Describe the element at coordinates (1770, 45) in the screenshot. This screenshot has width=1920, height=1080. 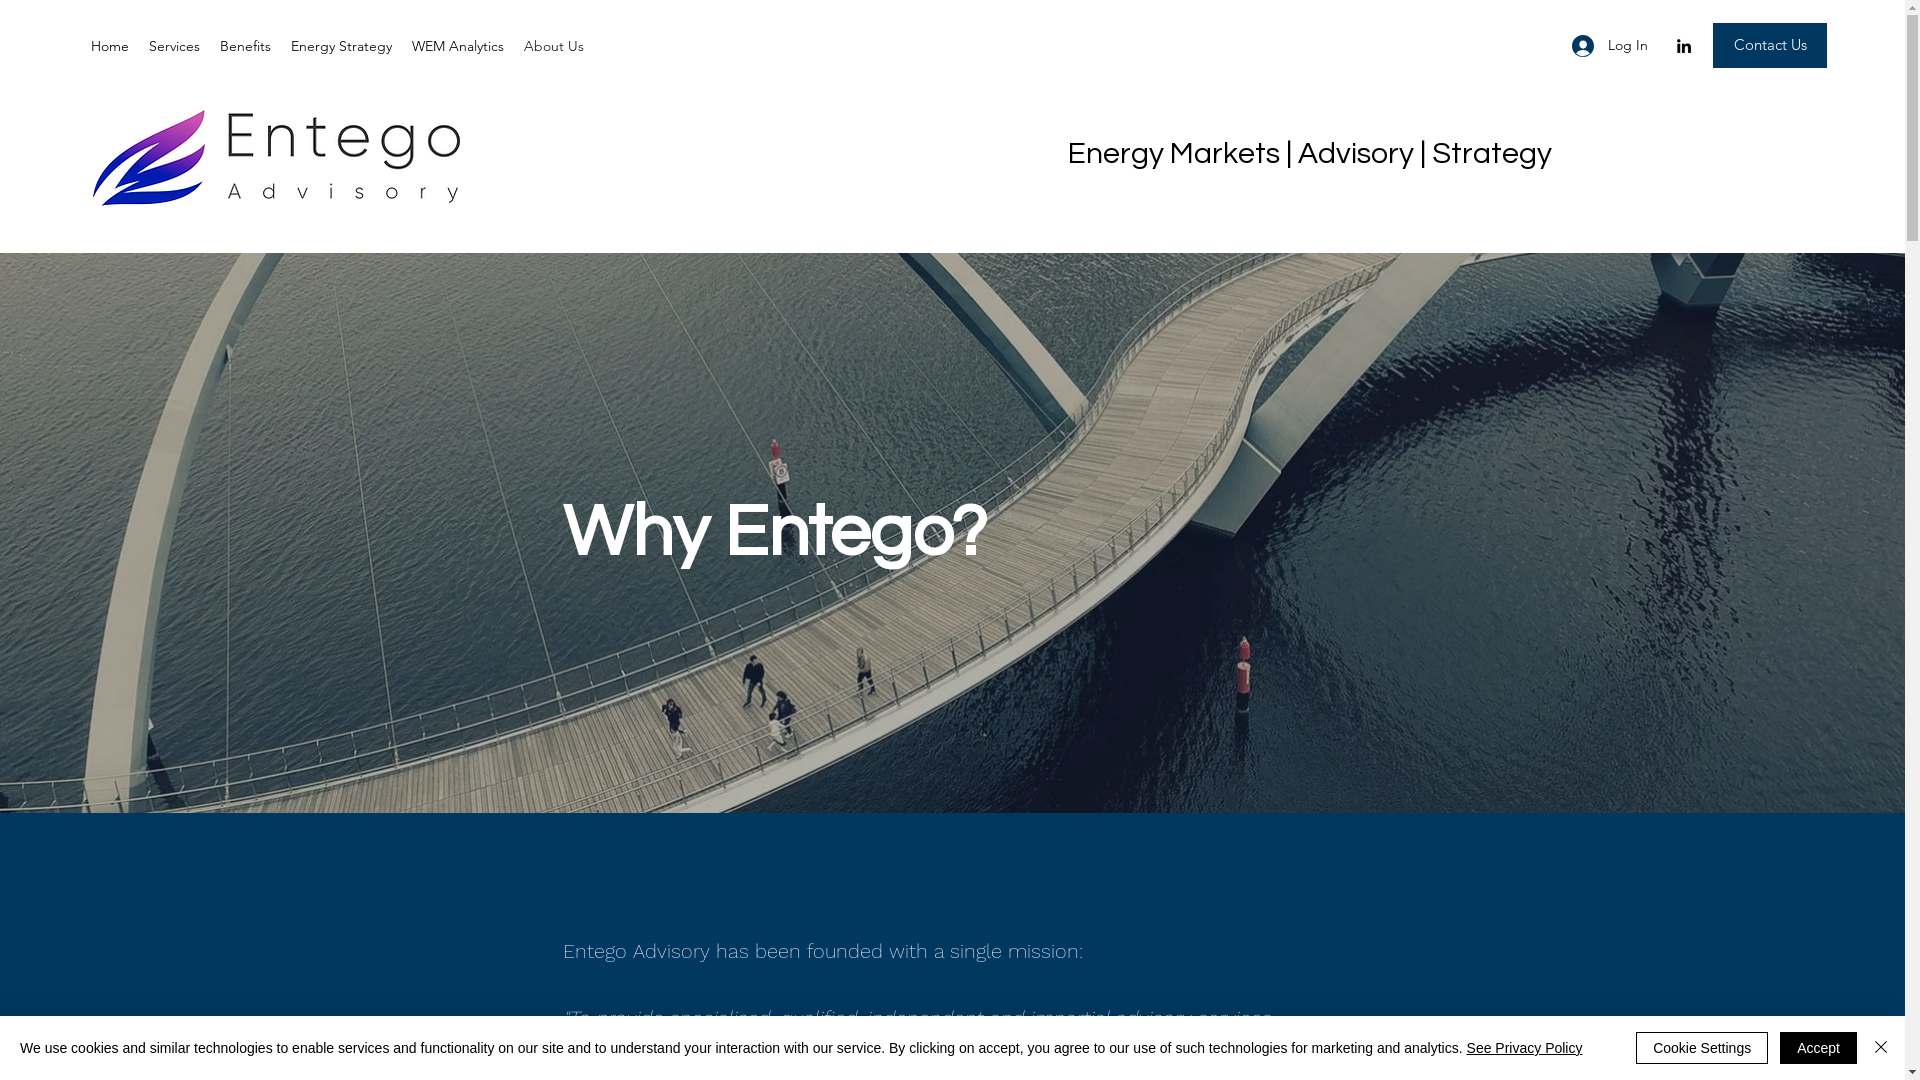
I see `'Contact Us'` at that location.